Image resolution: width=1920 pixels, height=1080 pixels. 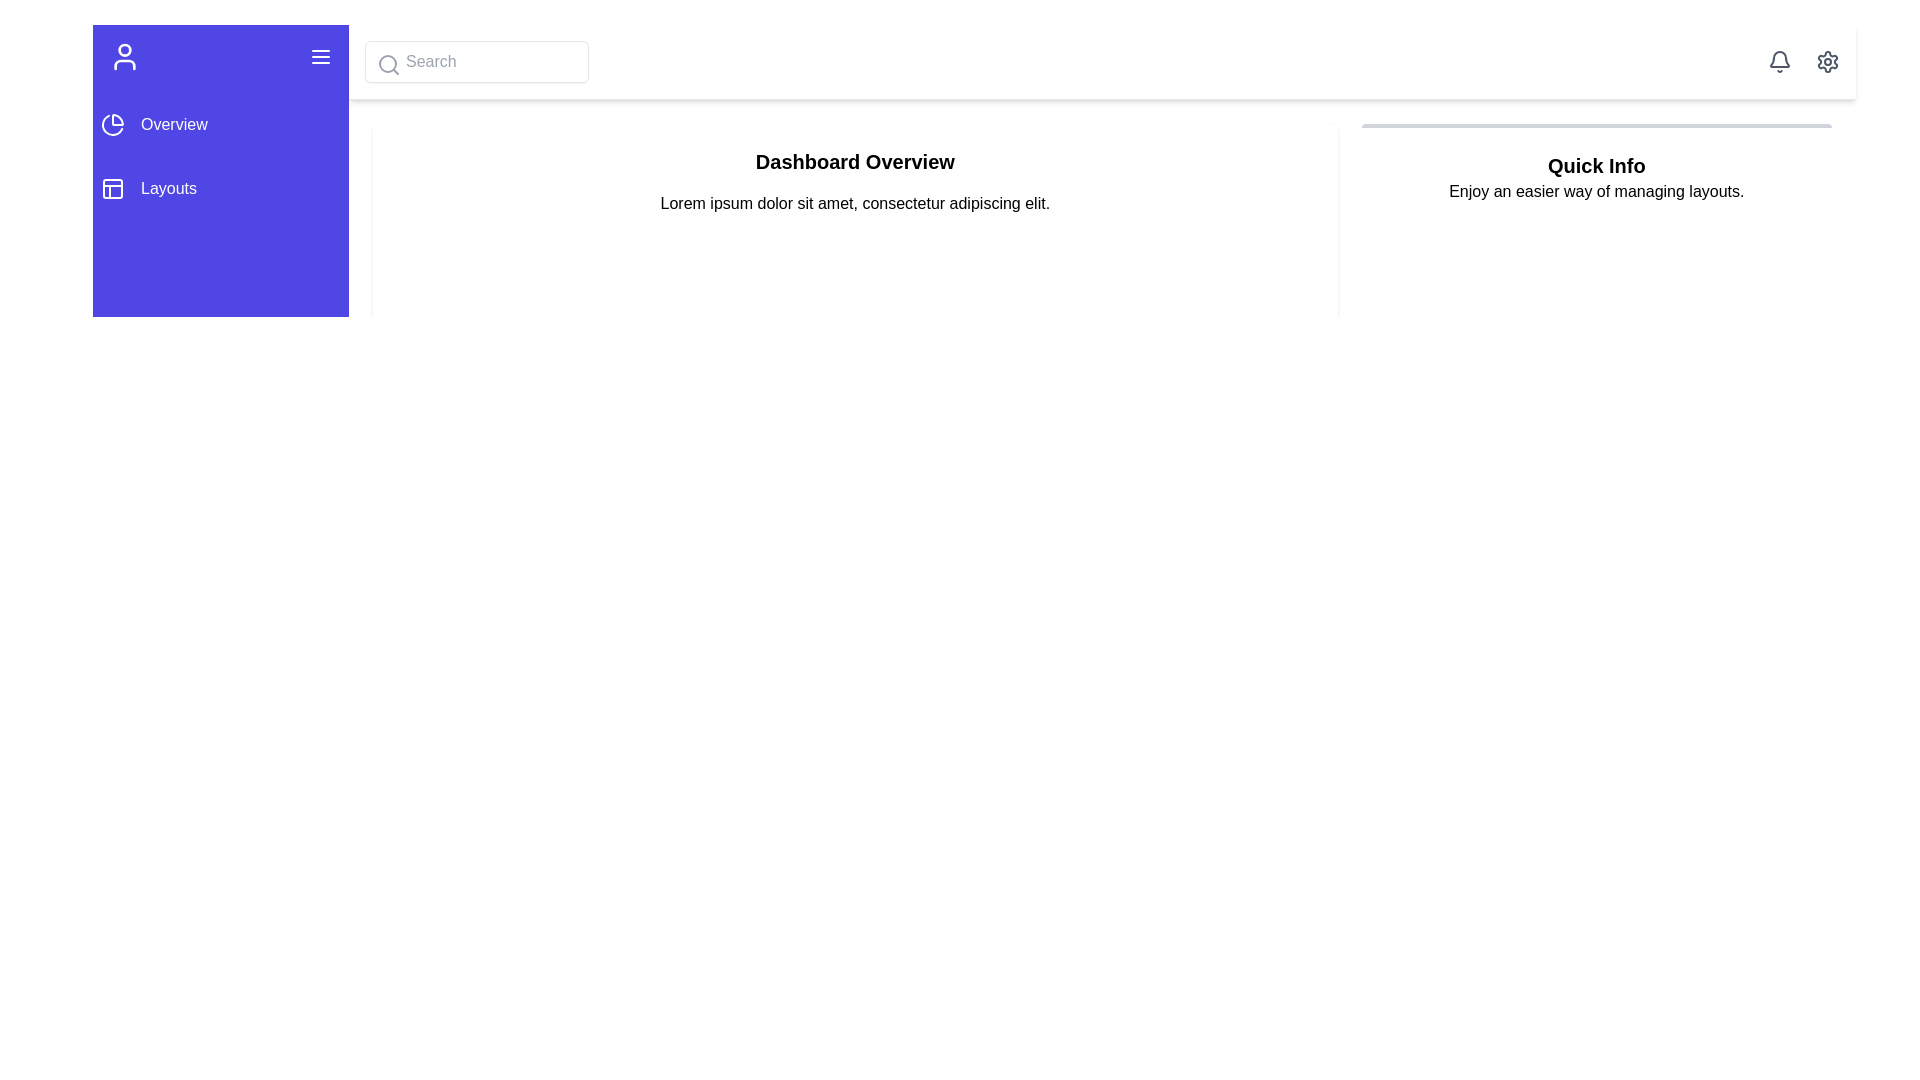 I want to click on the 'Layouts' icon located in the side navigation bar, positioned above the text 'Layouts' and below 'Overview', so click(x=112, y=189).